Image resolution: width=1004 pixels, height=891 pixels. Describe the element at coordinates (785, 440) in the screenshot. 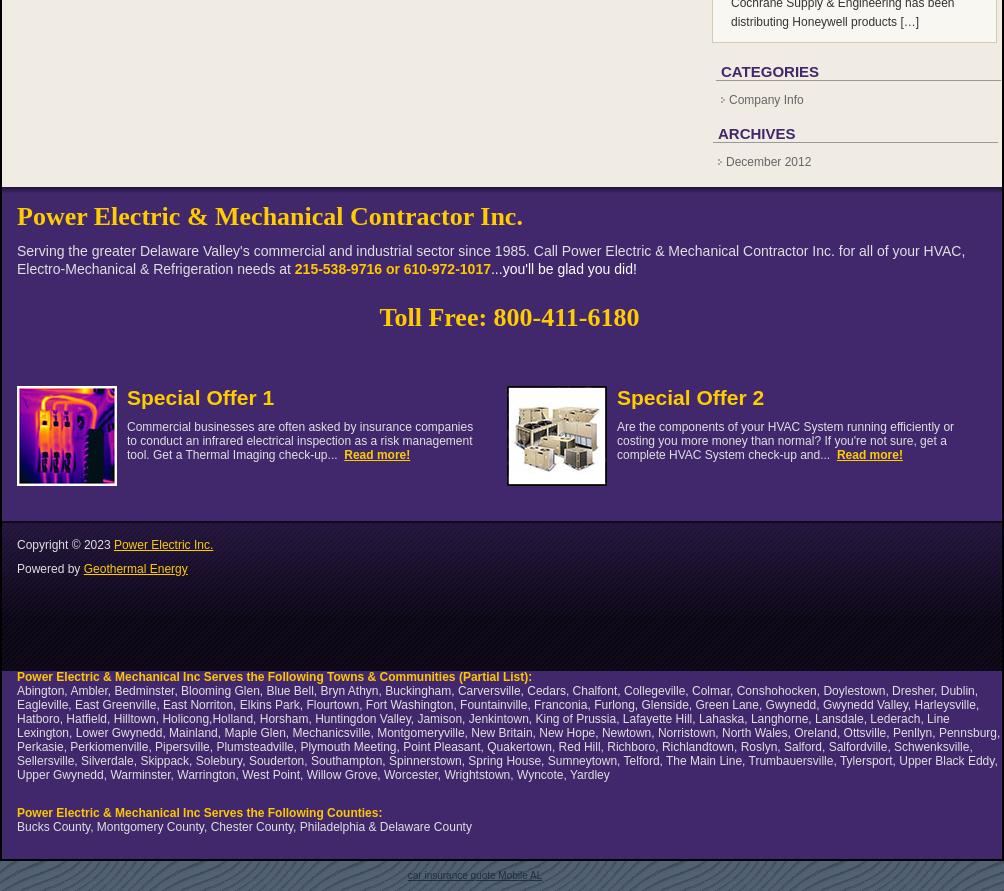

I see `'Are the components of your HVAC System running efficiently or costing you more money than normal? If you're not sure, get a complete HVAC System check-up and...'` at that location.